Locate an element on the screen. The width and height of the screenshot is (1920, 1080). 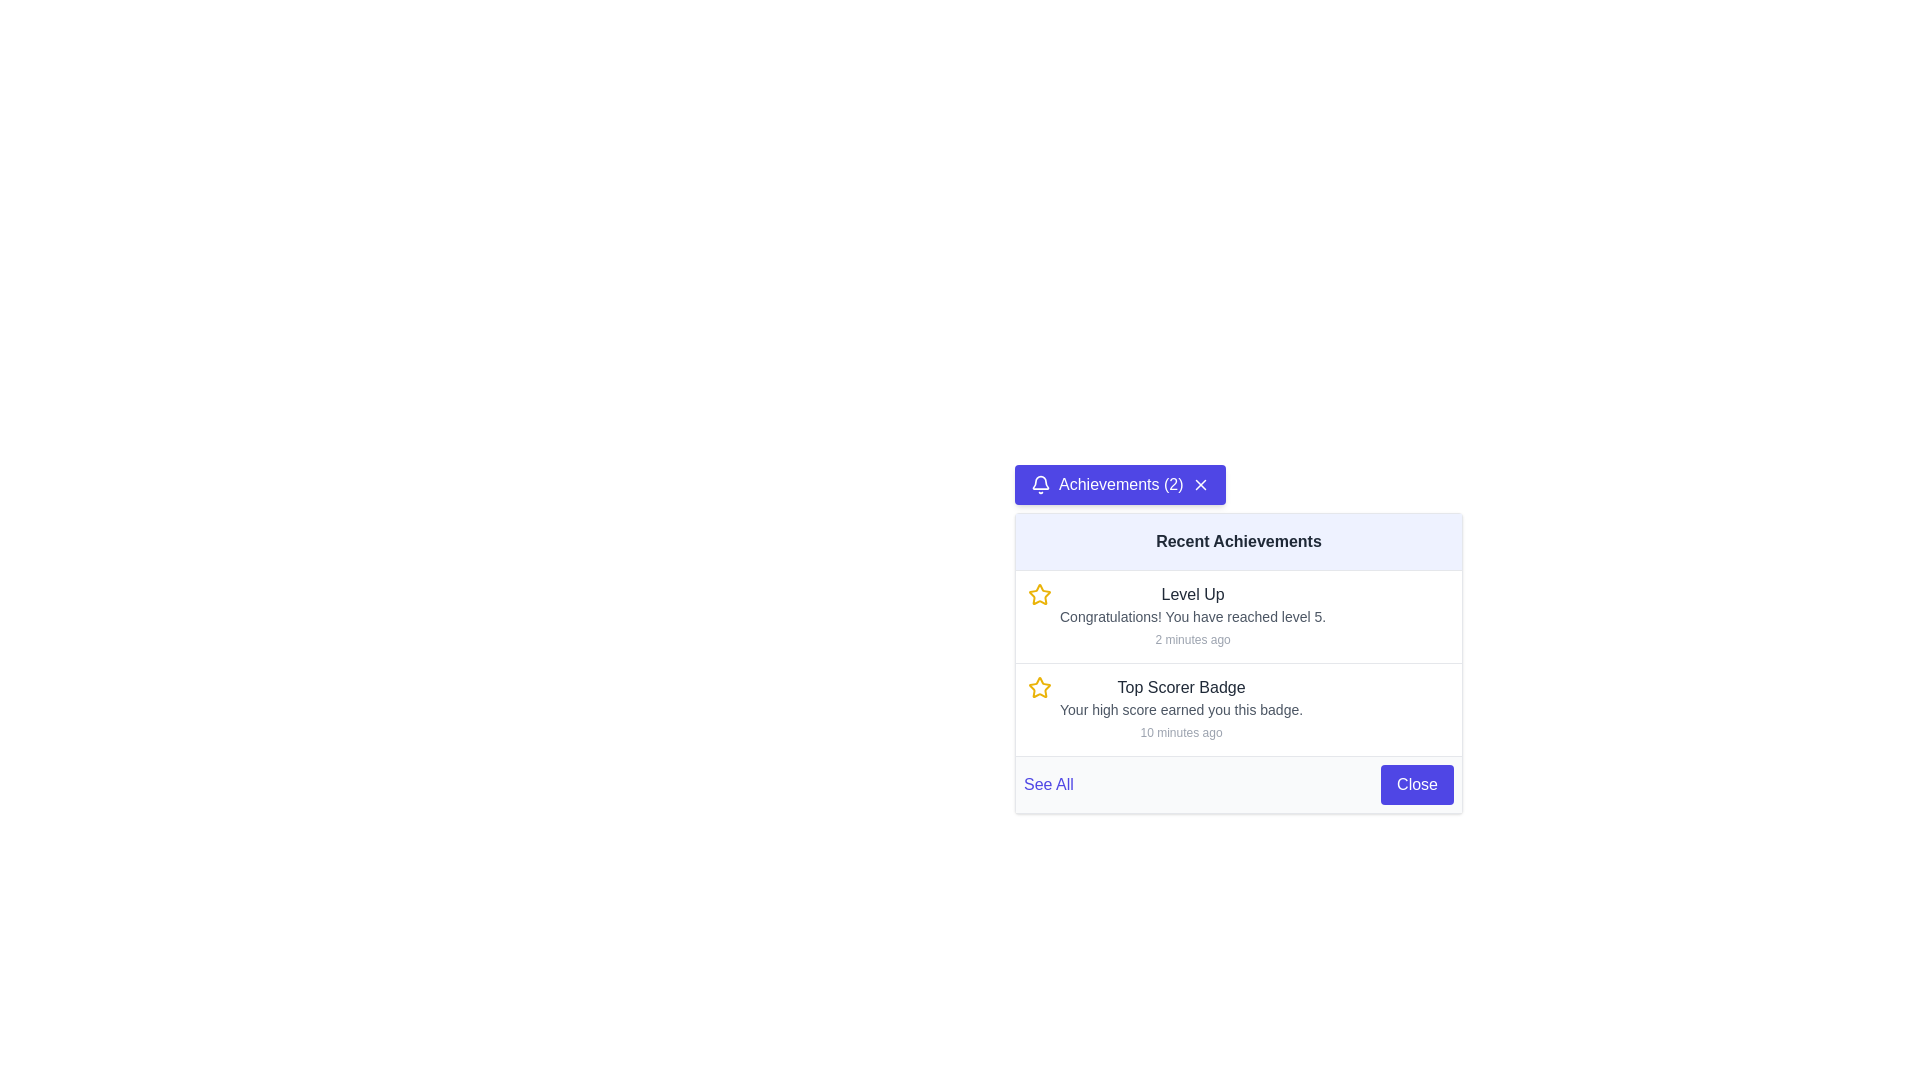
notification details from the Notification item located in the first row of the 'Recent Achievements' section, below the title 'Recent Achievements' is located at coordinates (1193, 616).